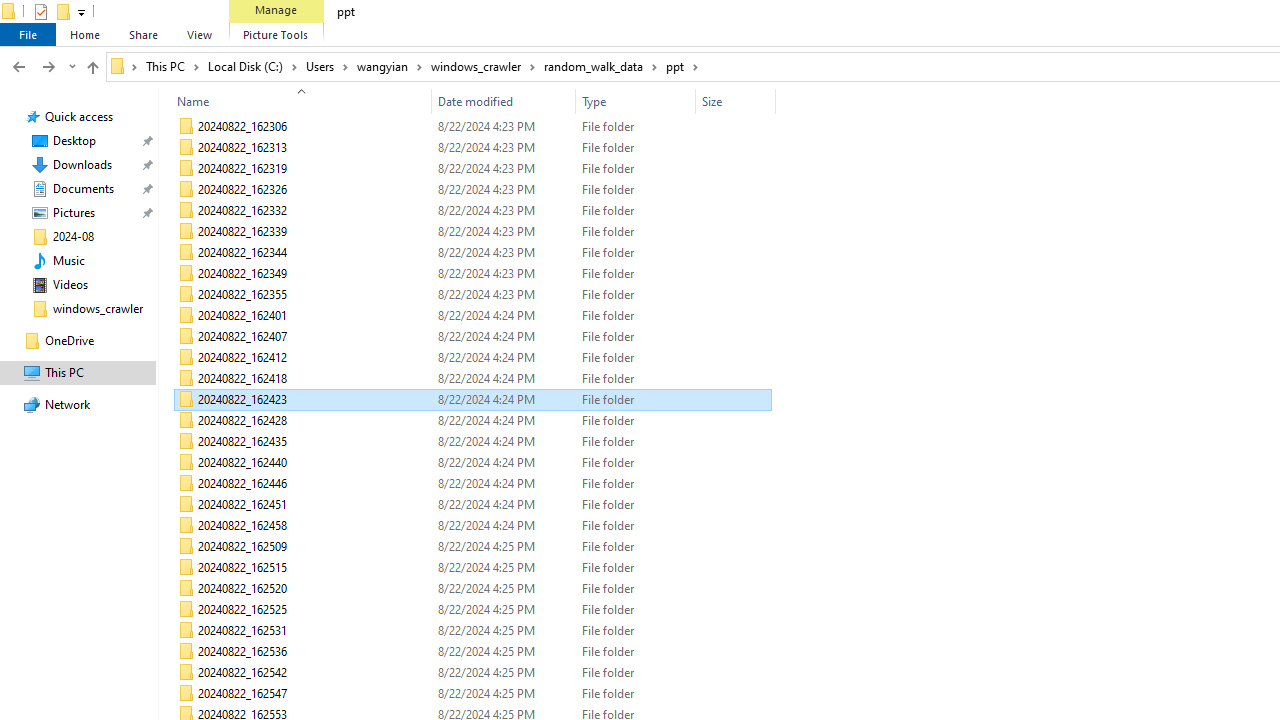 Image resolution: width=1280 pixels, height=720 pixels. Describe the element at coordinates (635, 101) in the screenshot. I see `'Type'` at that location.